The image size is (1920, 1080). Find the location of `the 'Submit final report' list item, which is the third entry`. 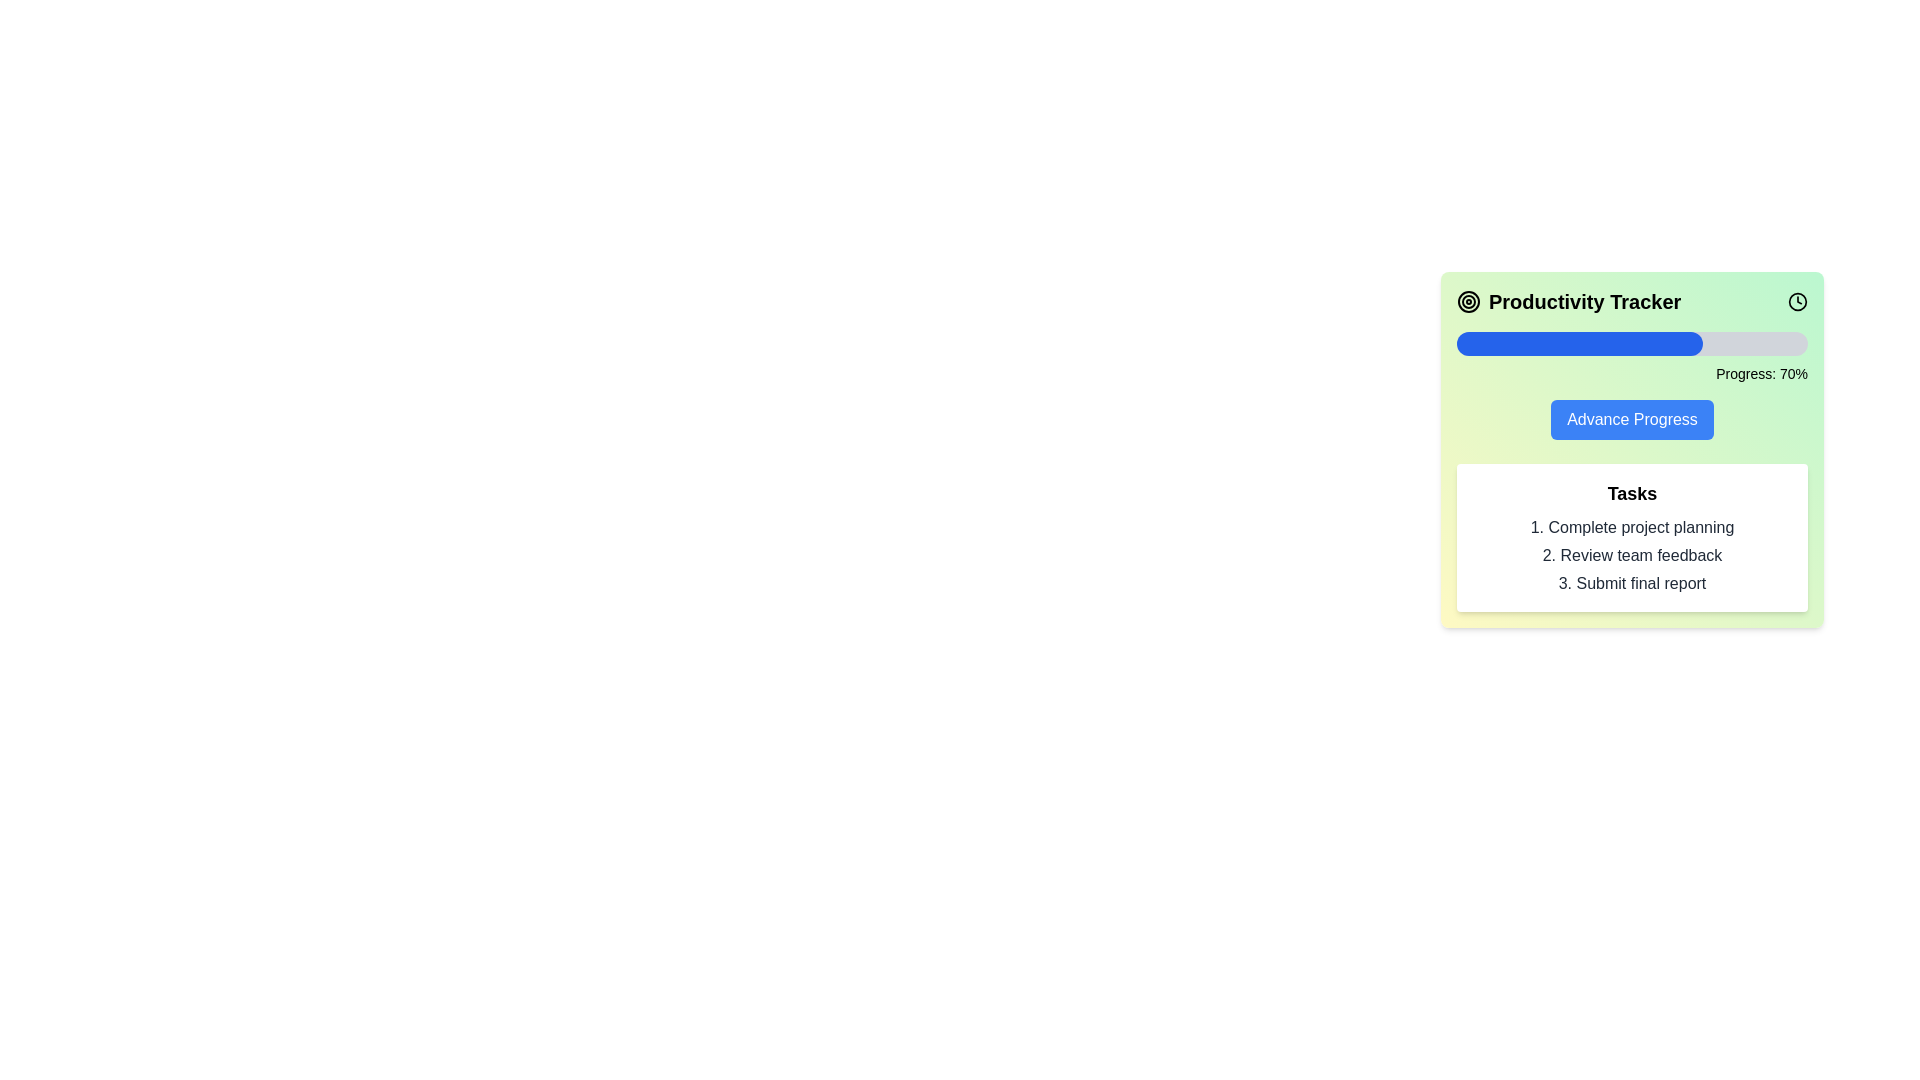

the 'Submit final report' list item, which is the third entry is located at coordinates (1632, 583).